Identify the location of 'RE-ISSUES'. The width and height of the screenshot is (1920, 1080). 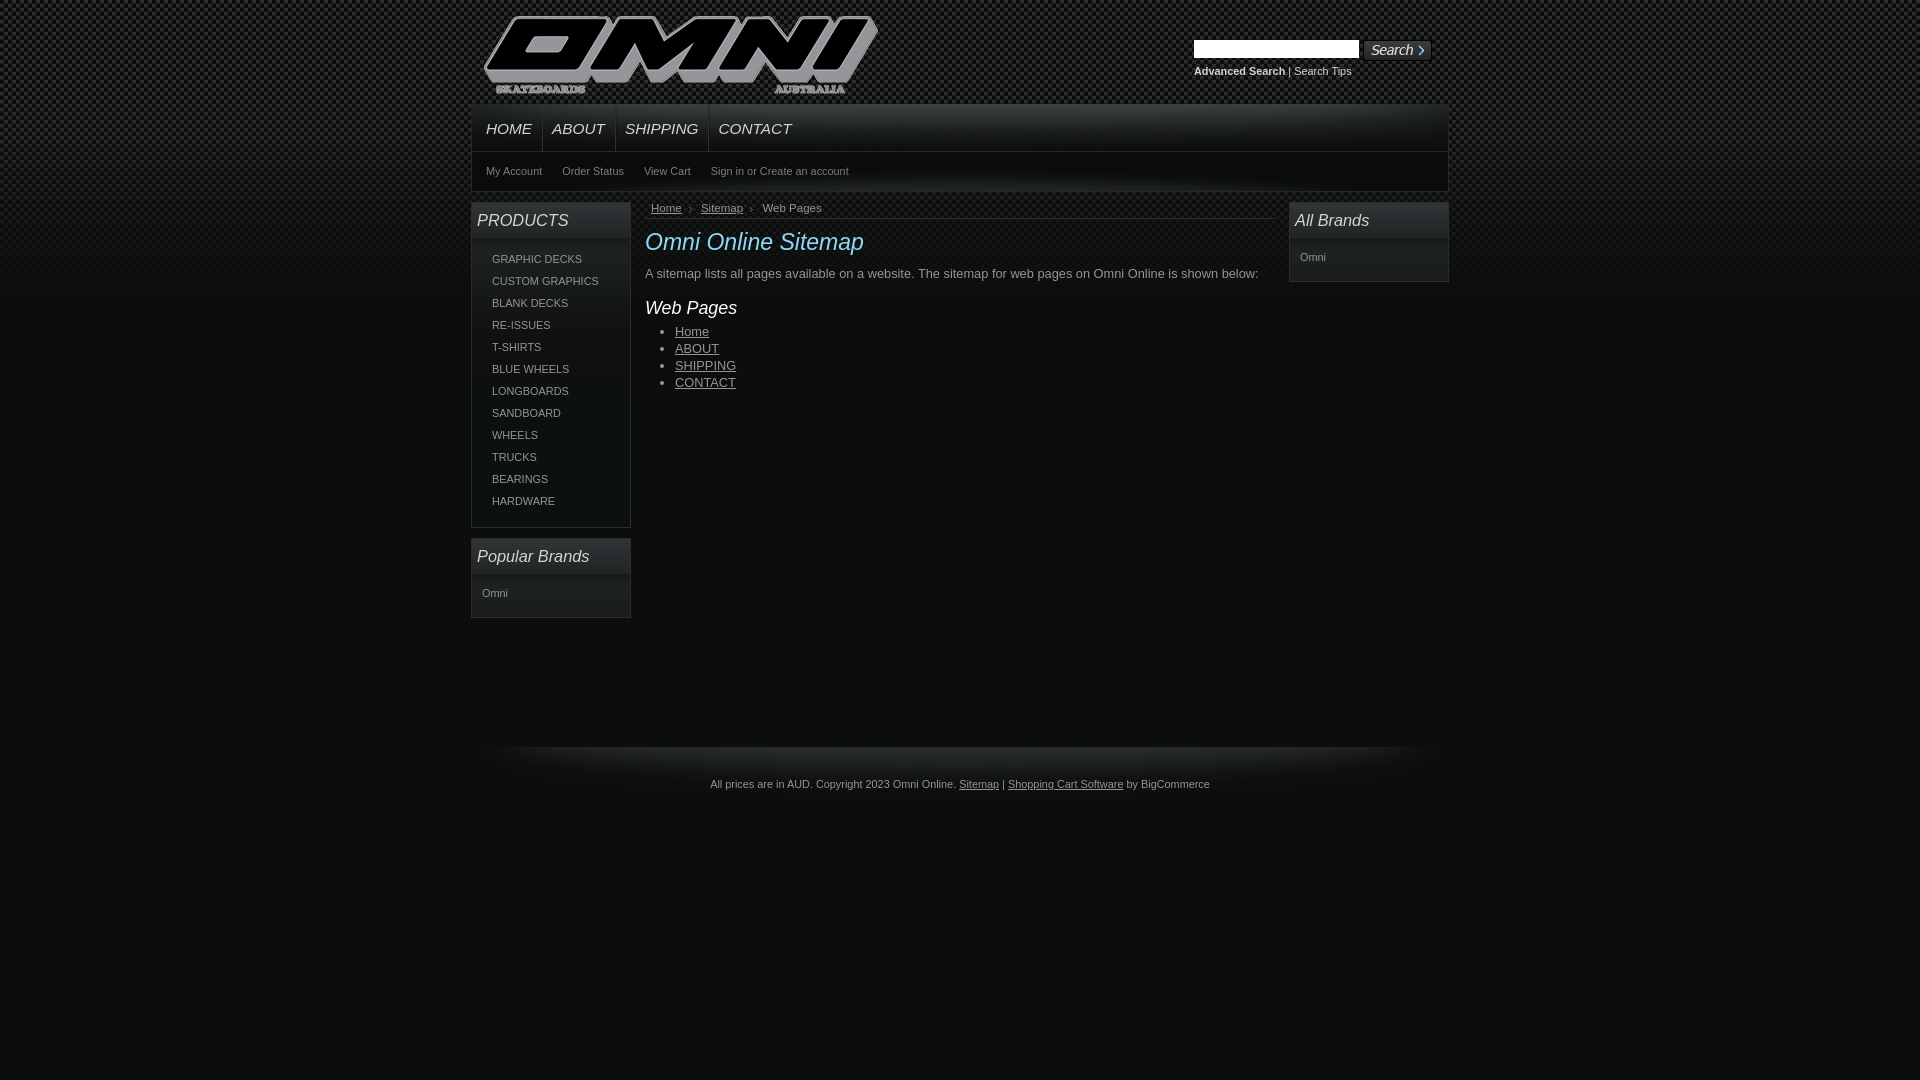
(552, 323).